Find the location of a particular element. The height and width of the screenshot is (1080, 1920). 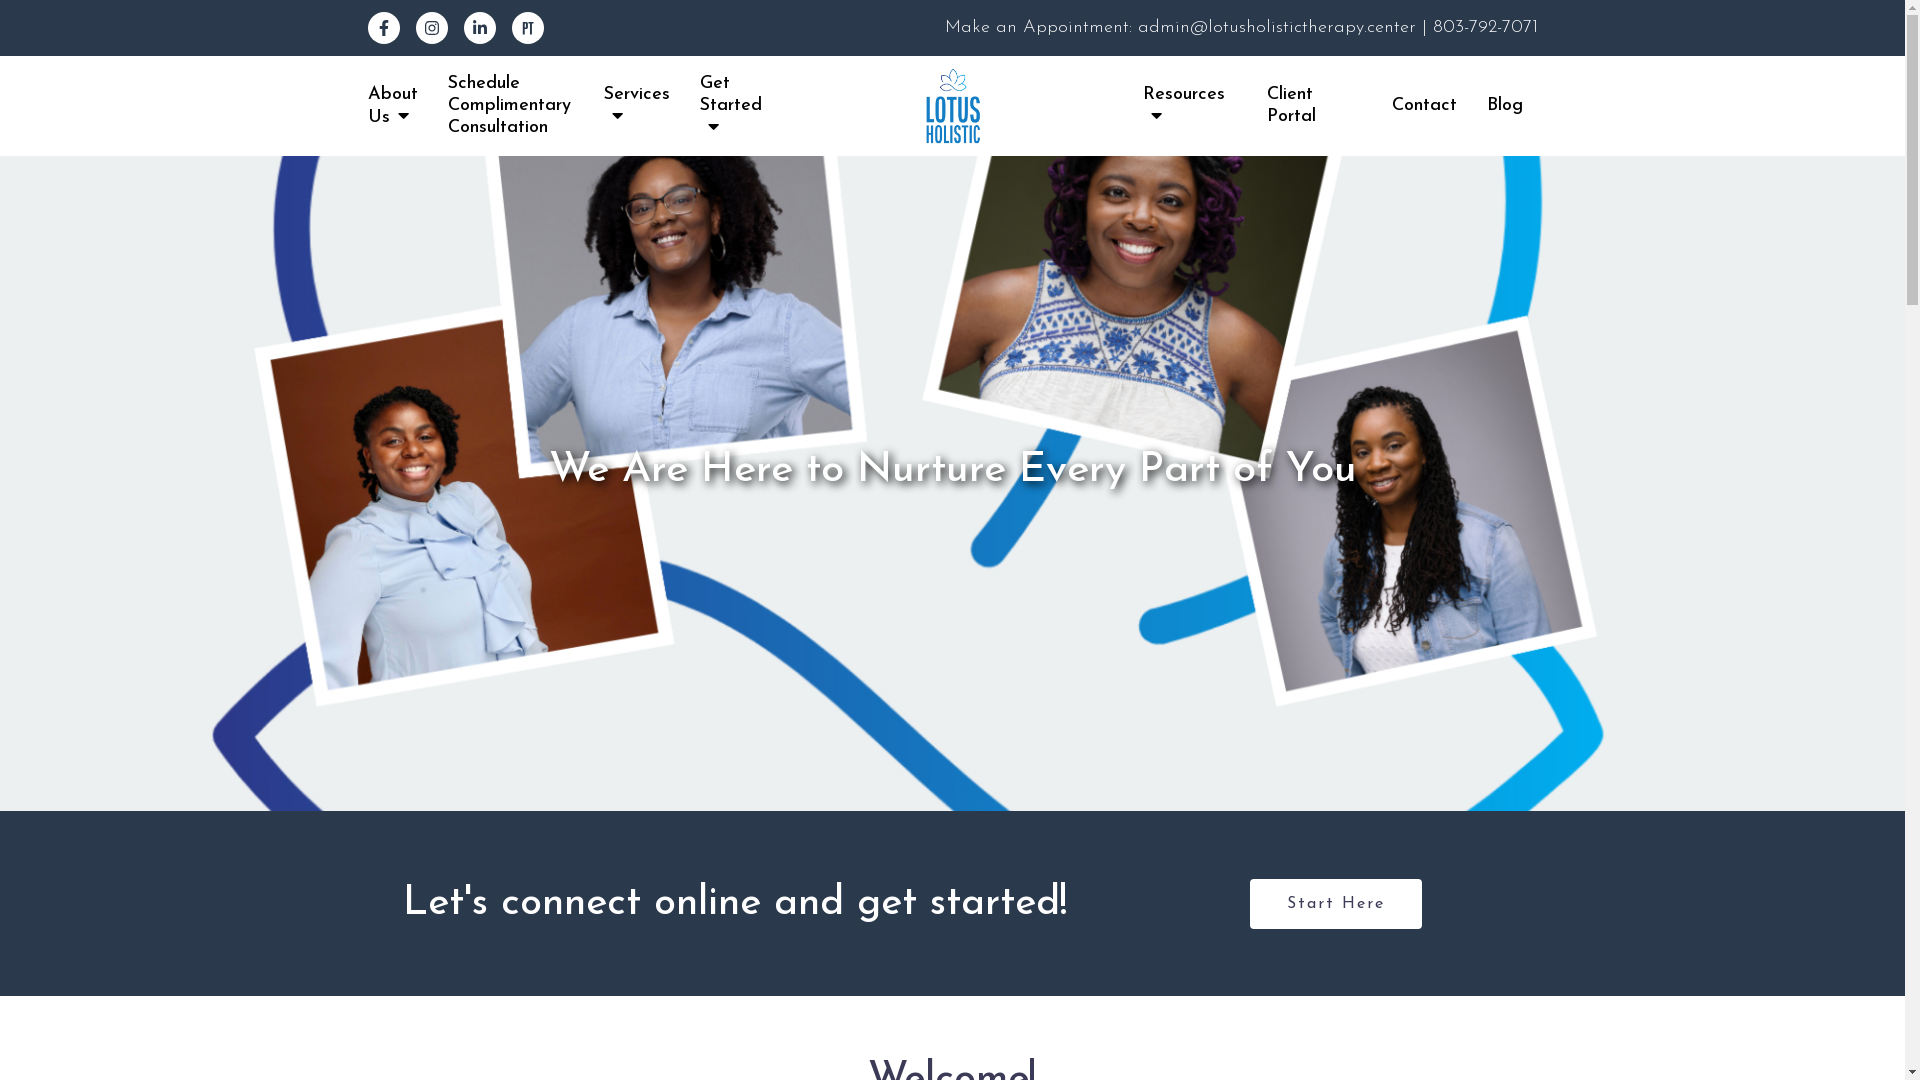

'Start Here' is located at coordinates (1248, 902).